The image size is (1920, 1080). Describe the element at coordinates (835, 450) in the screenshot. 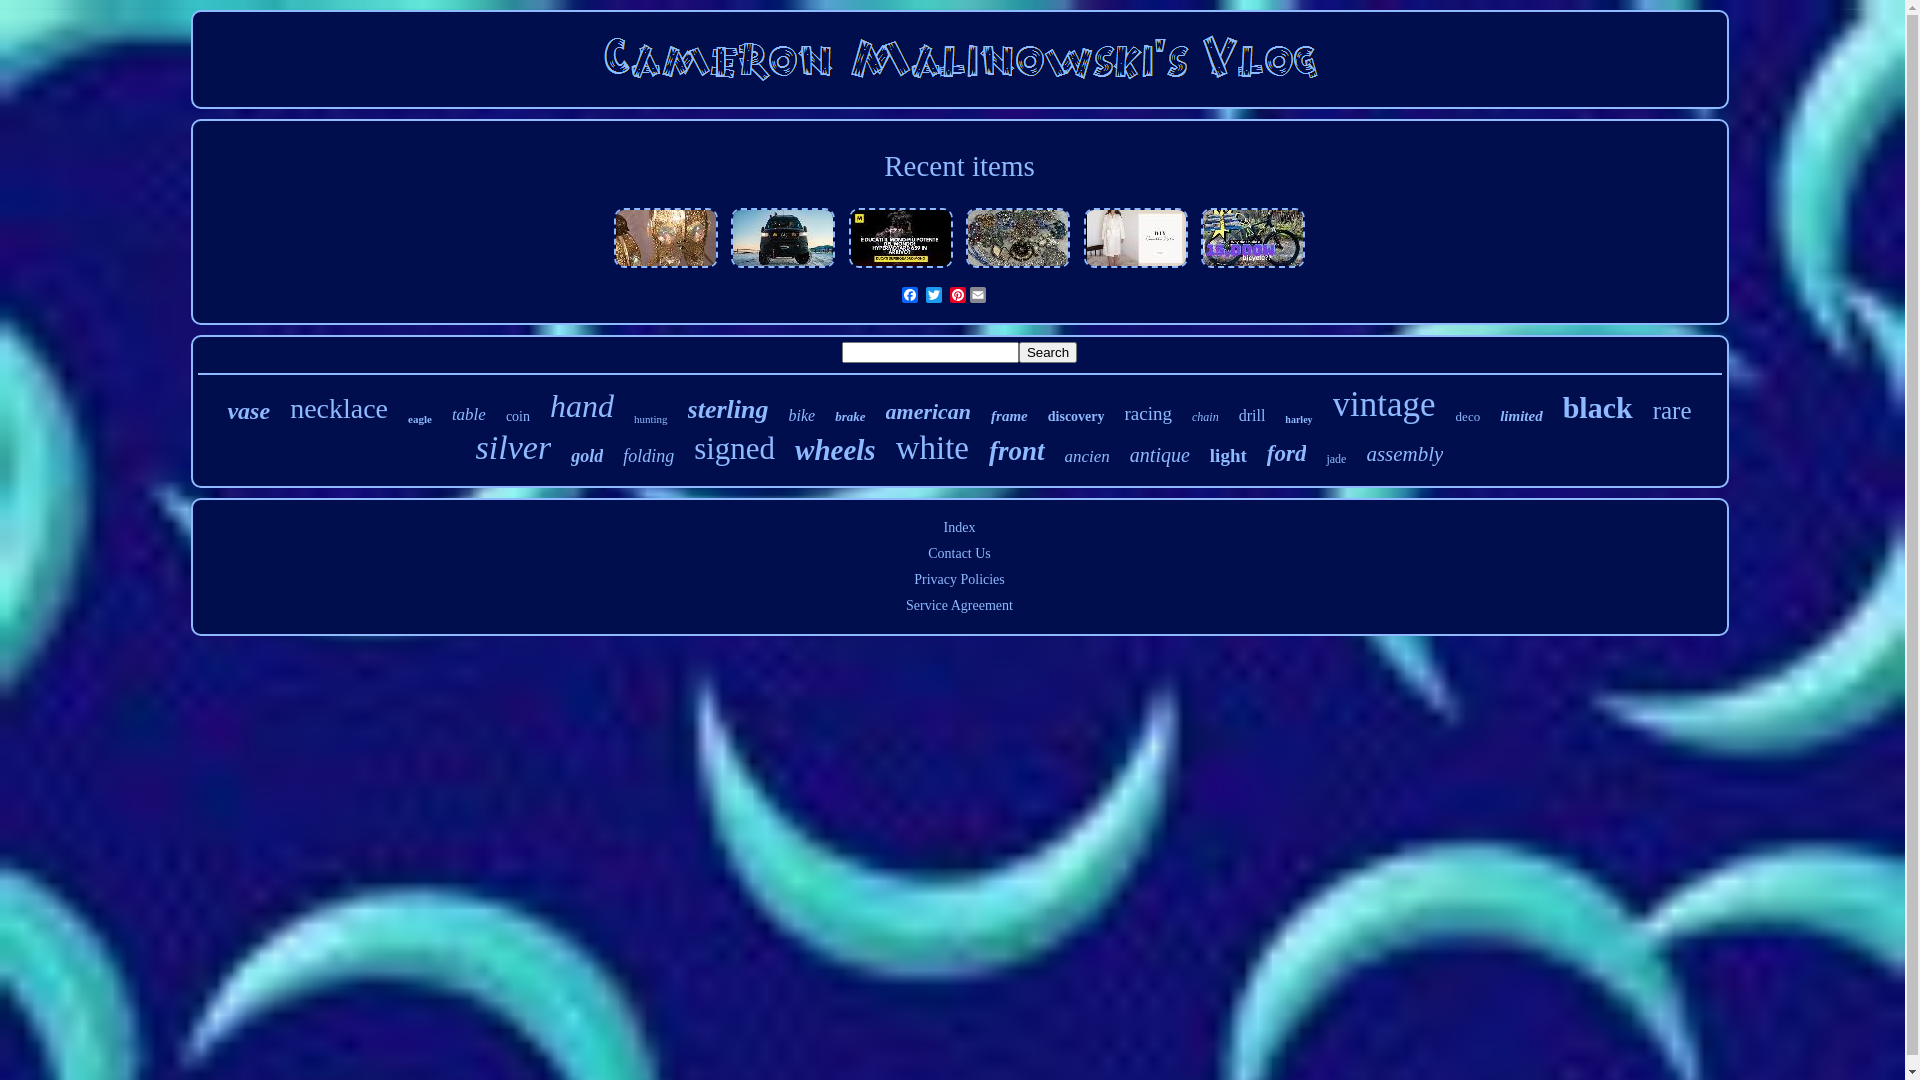

I see `'wheels'` at that location.